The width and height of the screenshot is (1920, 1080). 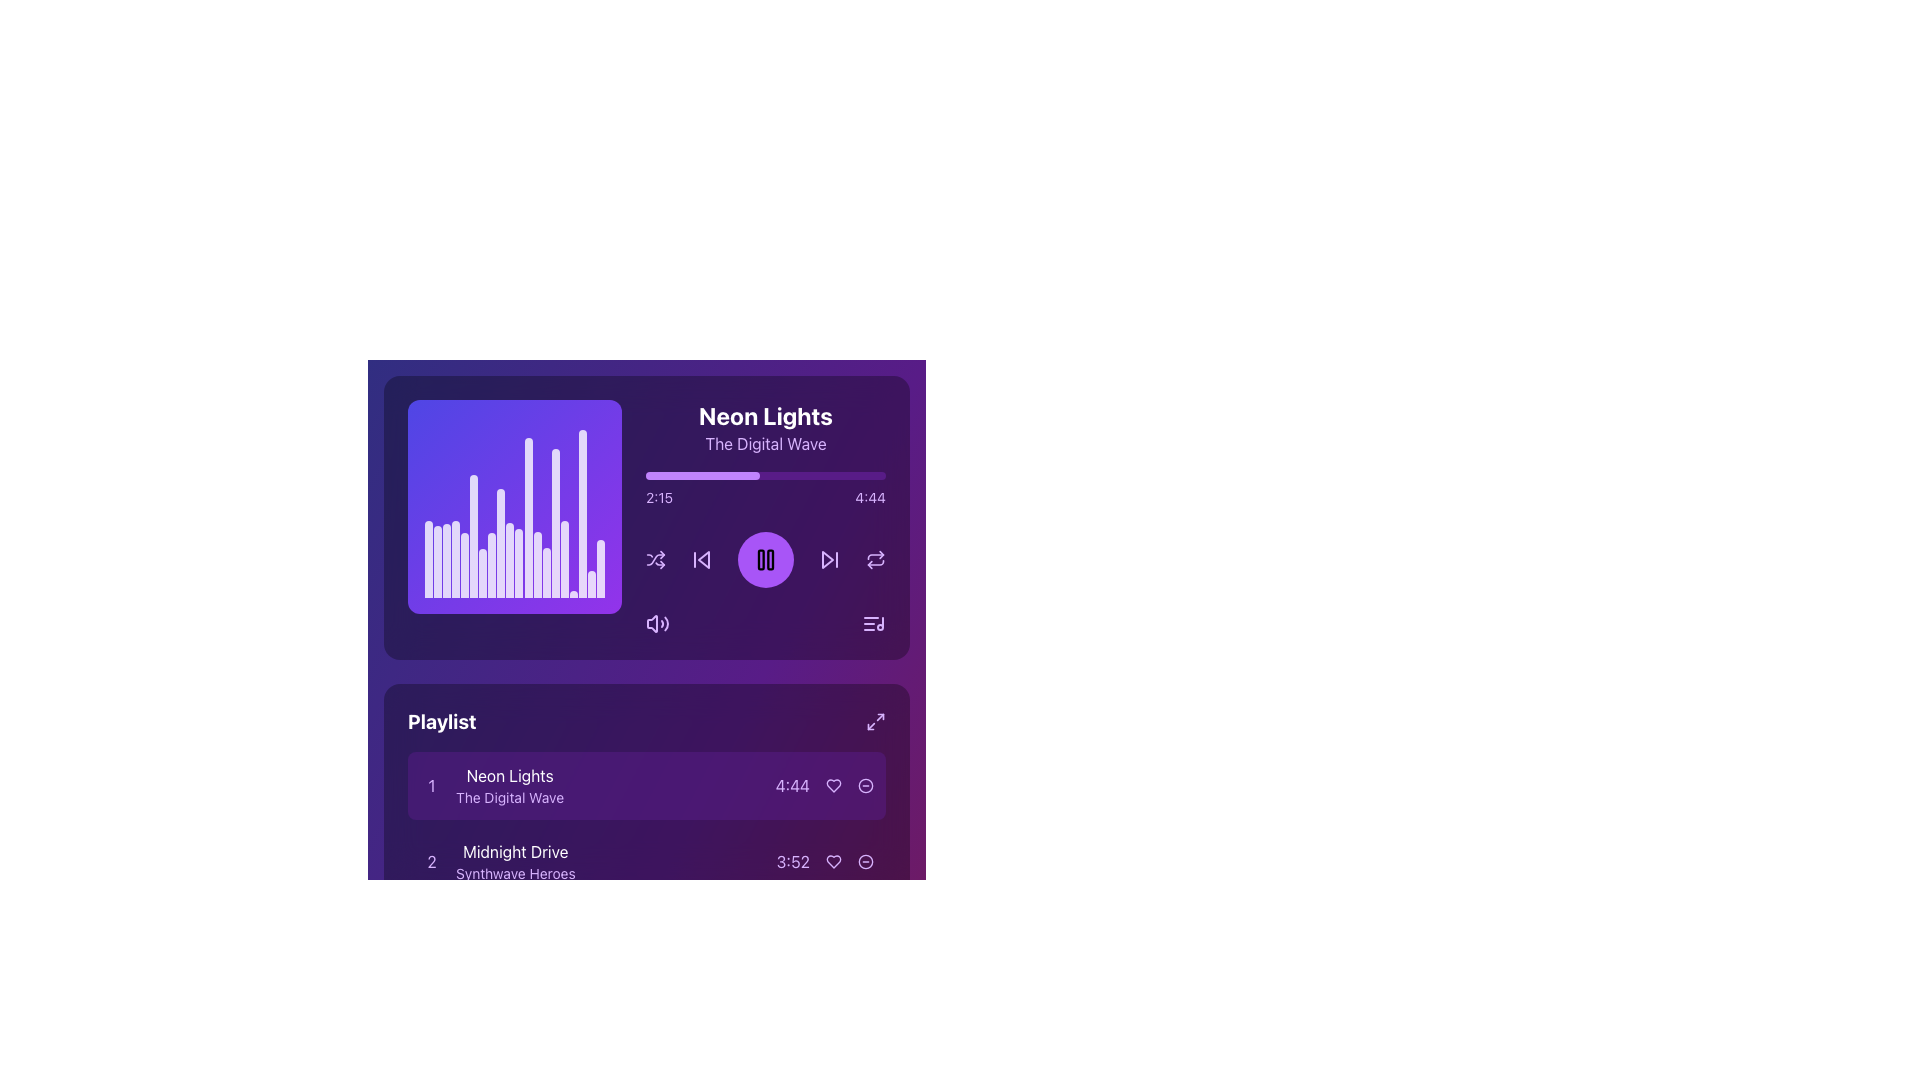 What do you see at coordinates (515, 852) in the screenshot?
I see `the text label that reads 'Midnight Drive', which is styled in white text and positioned in the playlist area of a dark purple-themed music interface` at bounding box center [515, 852].